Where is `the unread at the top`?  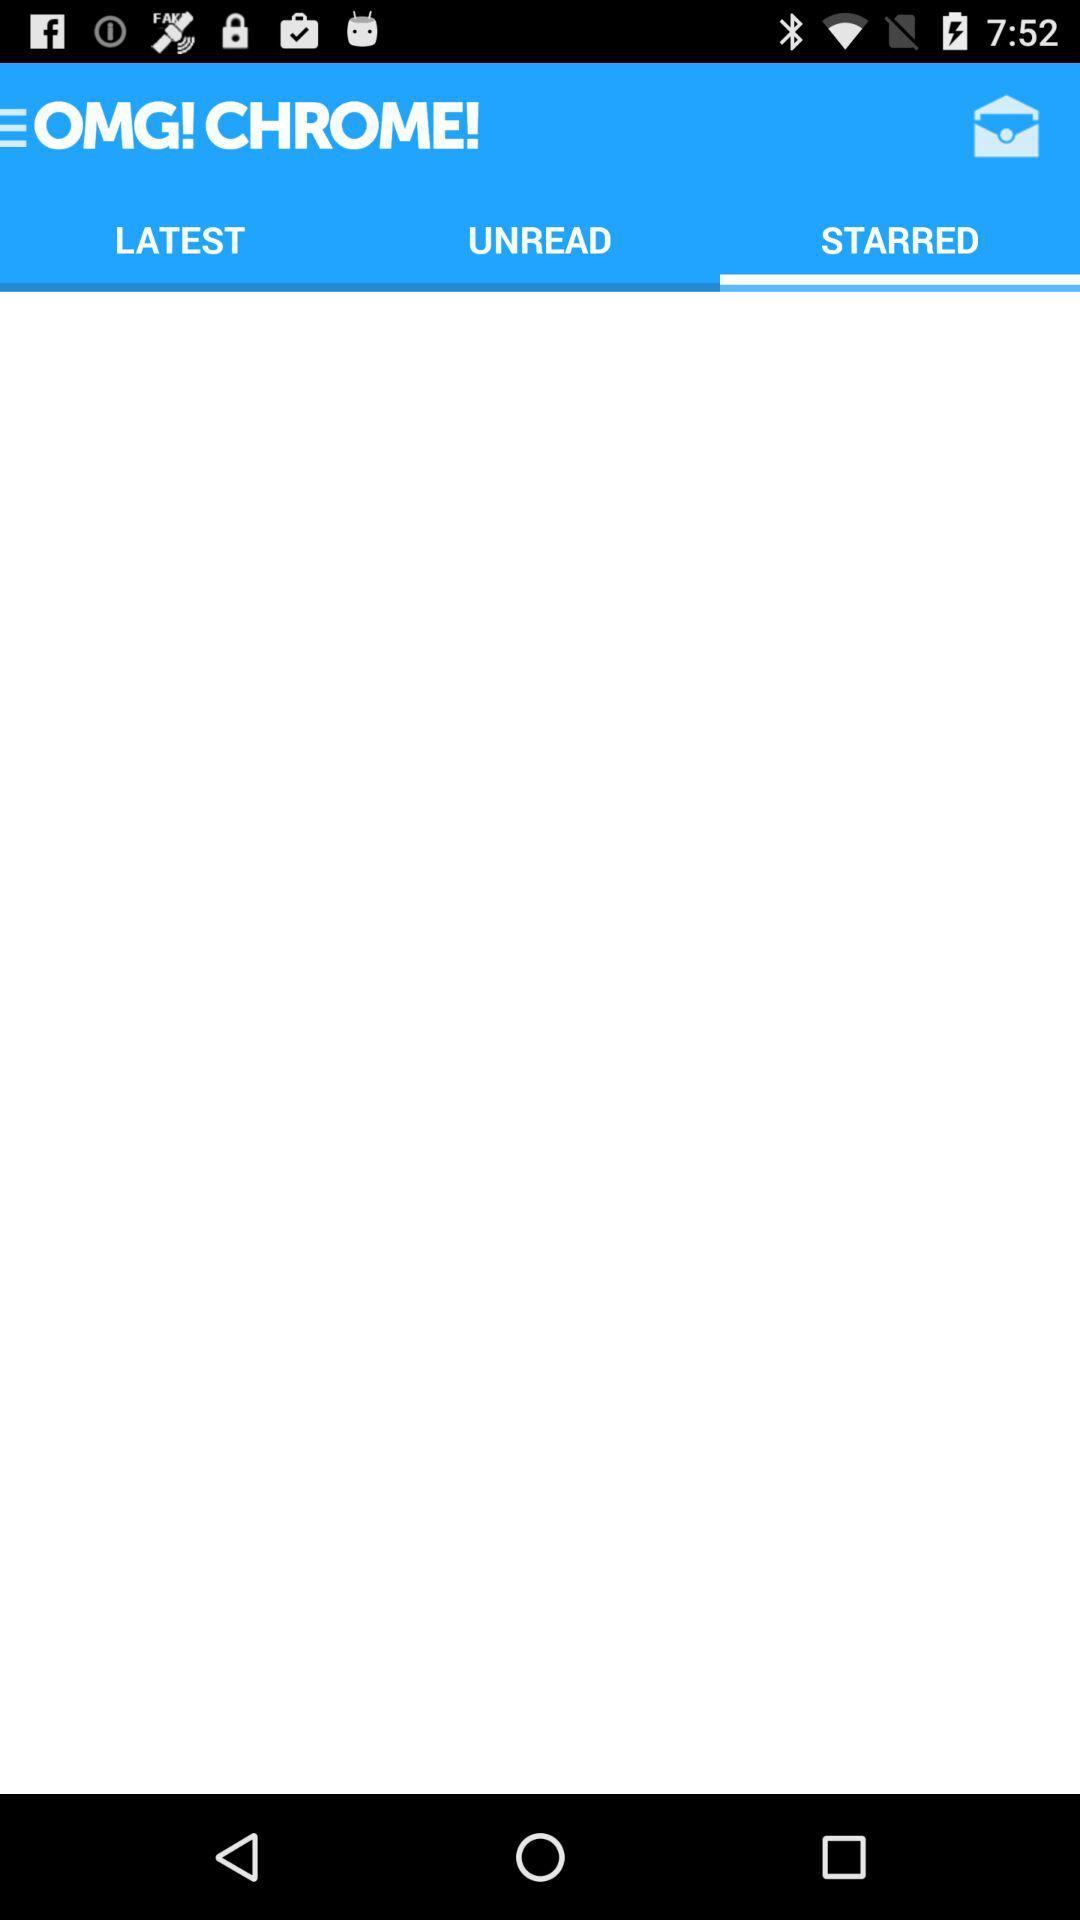
the unread at the top is located at coordinates (540, 239).